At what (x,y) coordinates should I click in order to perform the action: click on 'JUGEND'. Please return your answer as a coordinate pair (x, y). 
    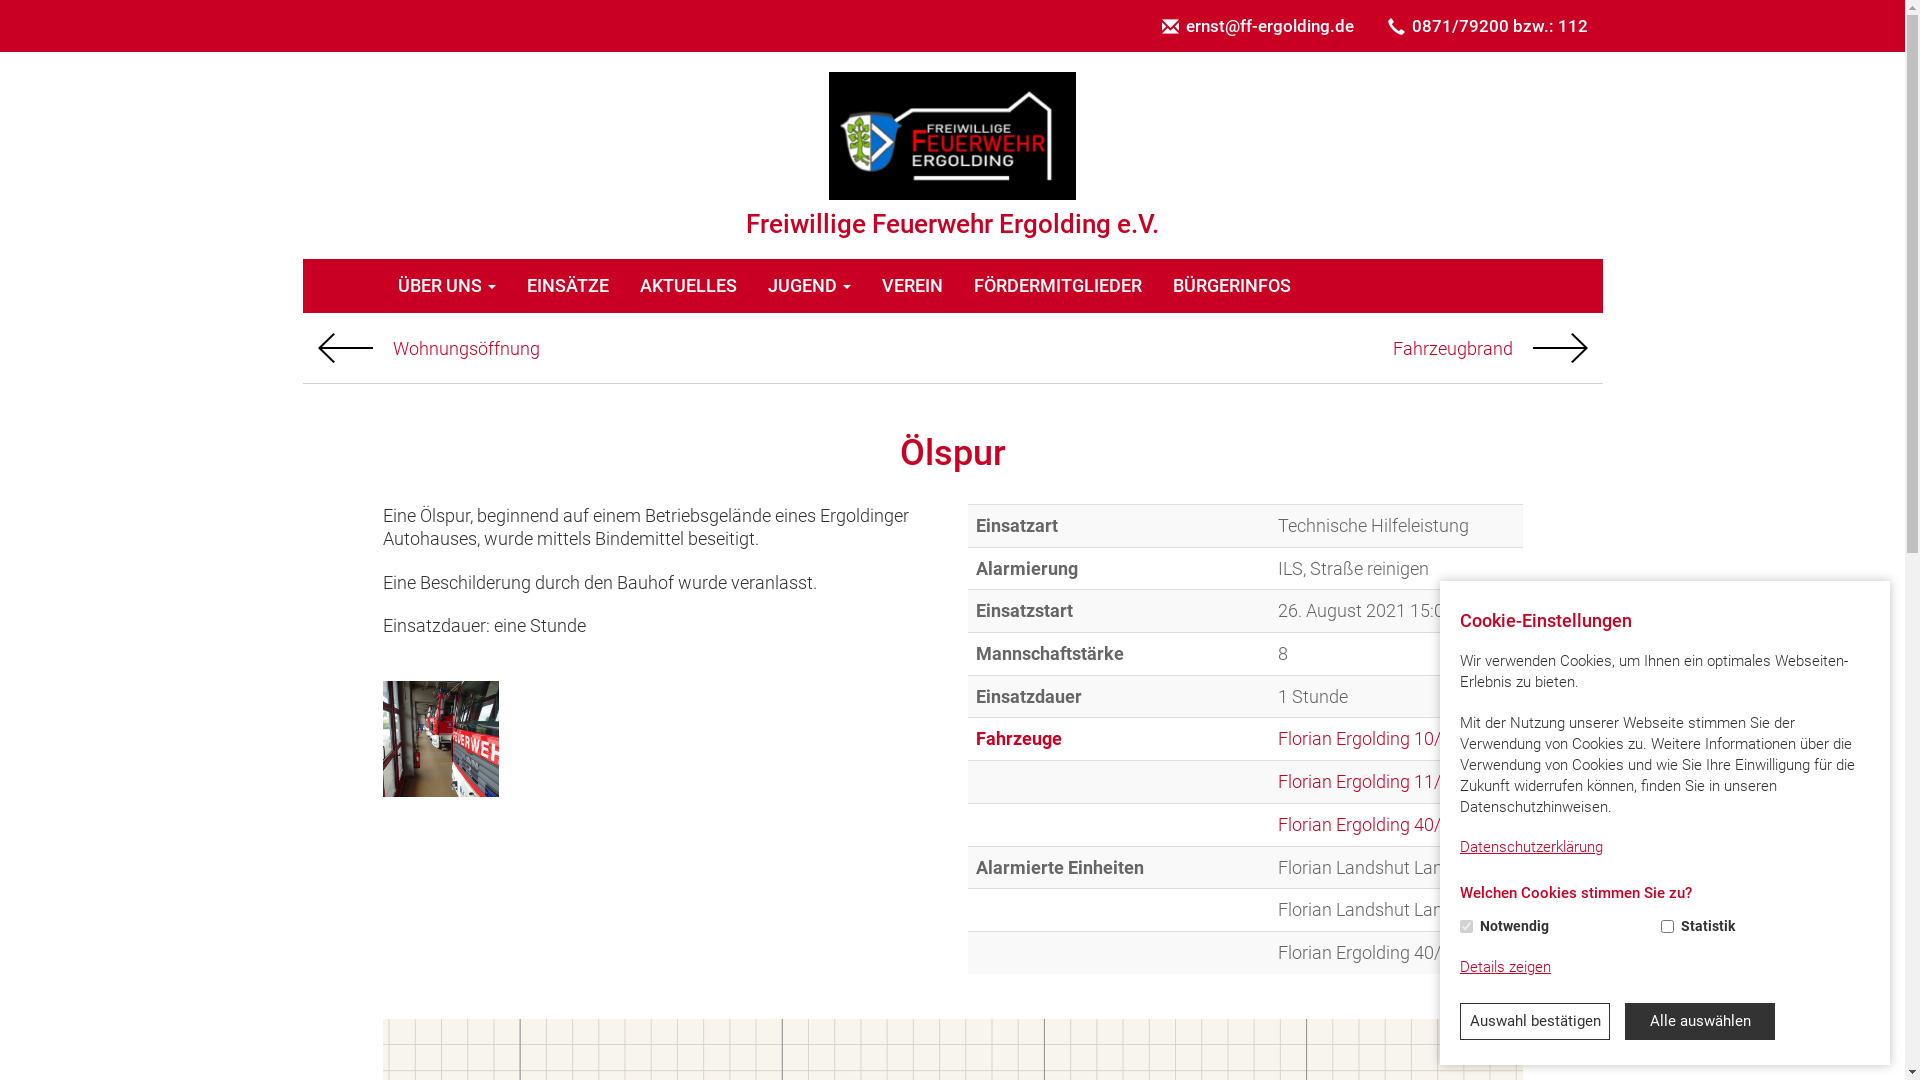
    Looking at the image, I should click on (809, 285).